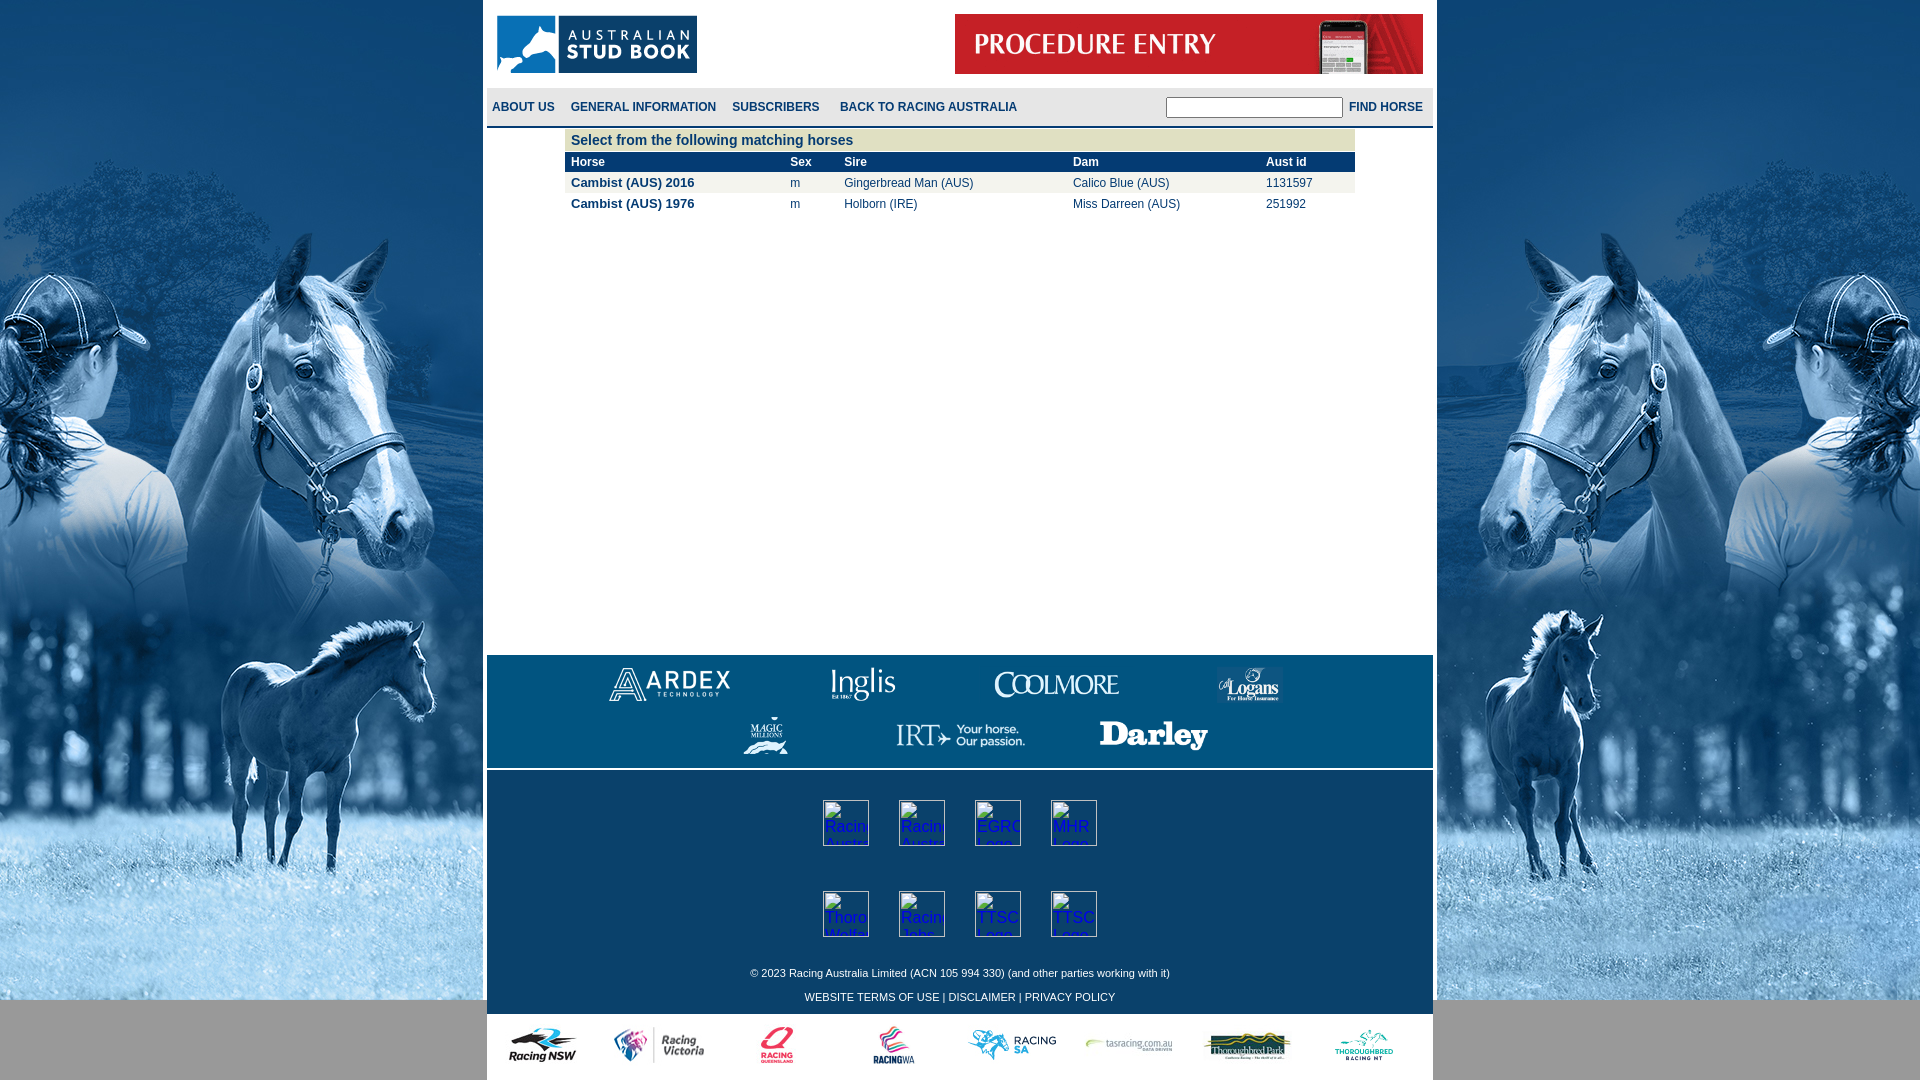  I want to click on 'SUBSCRIBERS', so click(725, 107).